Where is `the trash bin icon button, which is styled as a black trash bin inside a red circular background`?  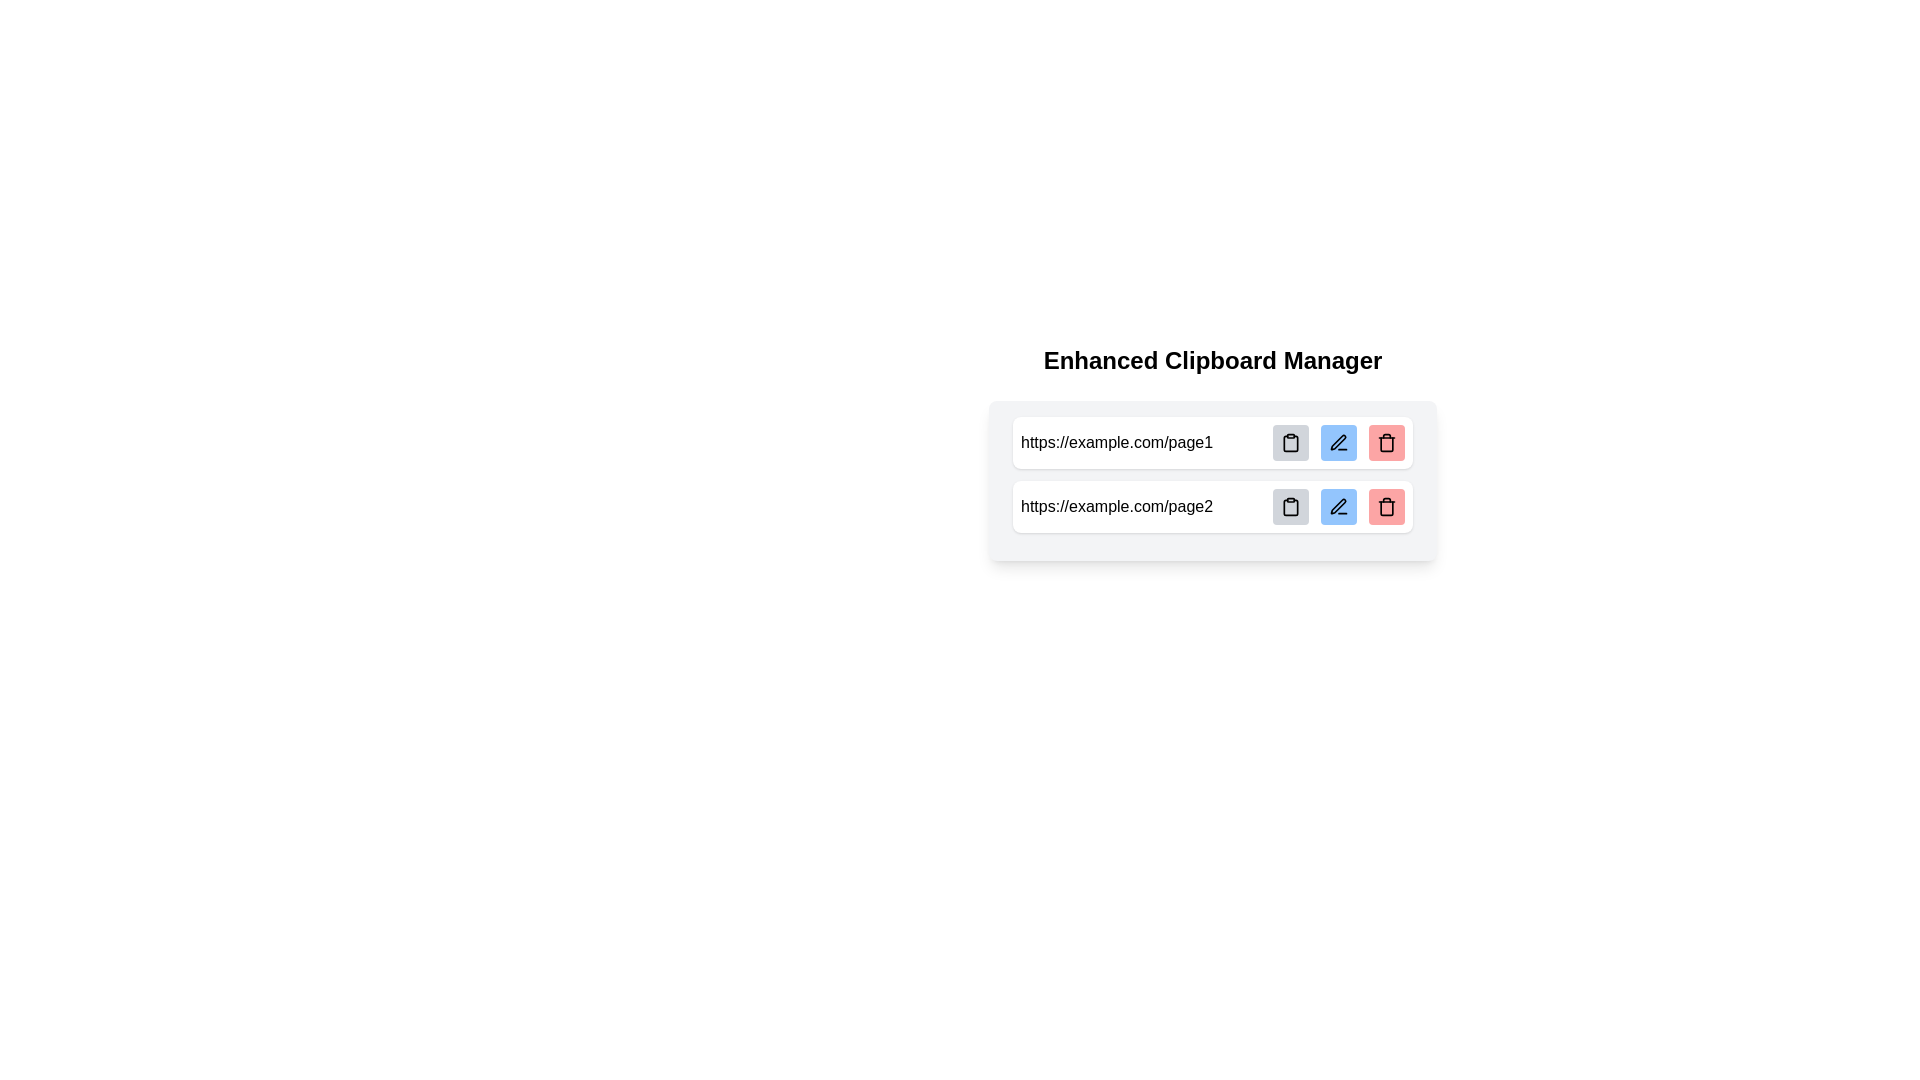
the trash bin icon button, which is styled as a black trash bin inside a red circular background is located at coordinates (1386, 442).